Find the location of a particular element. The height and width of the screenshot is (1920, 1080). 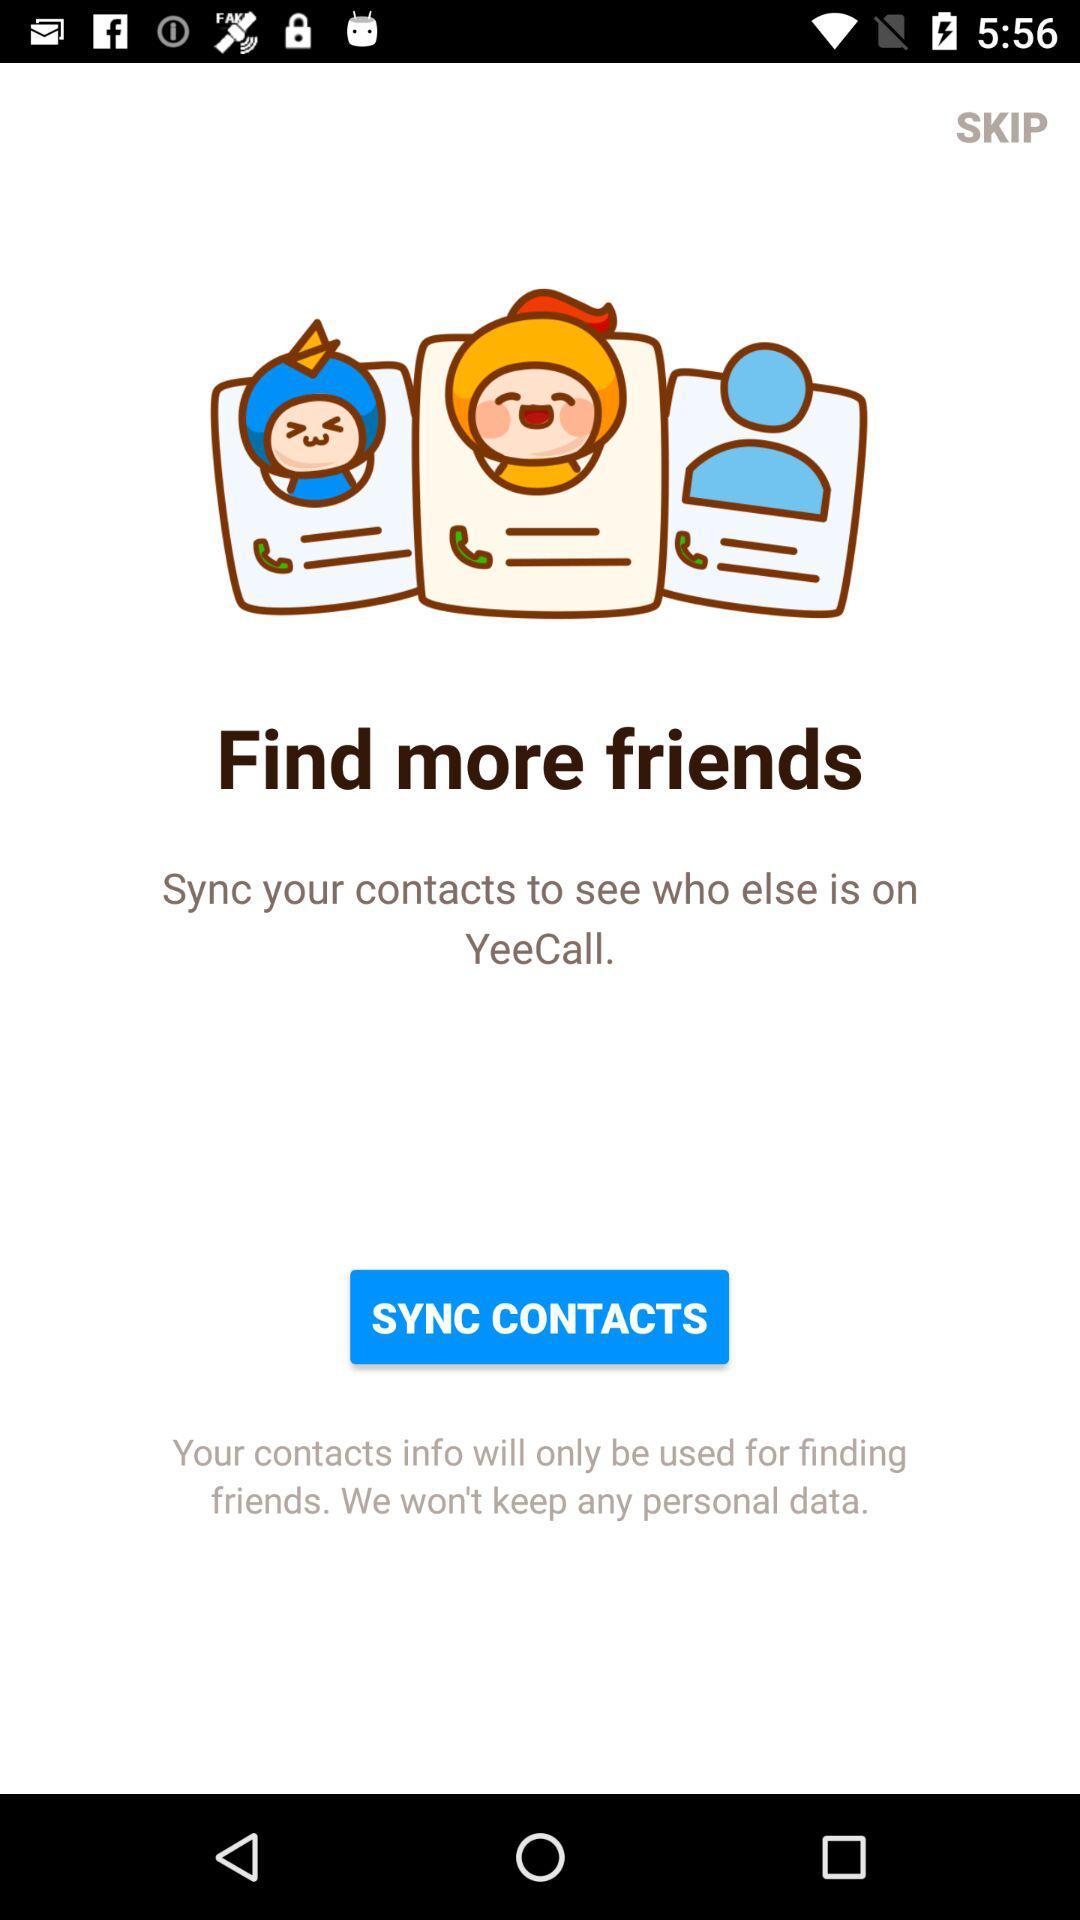

the icon at the top right corner is located at coordinates (1002, 124).